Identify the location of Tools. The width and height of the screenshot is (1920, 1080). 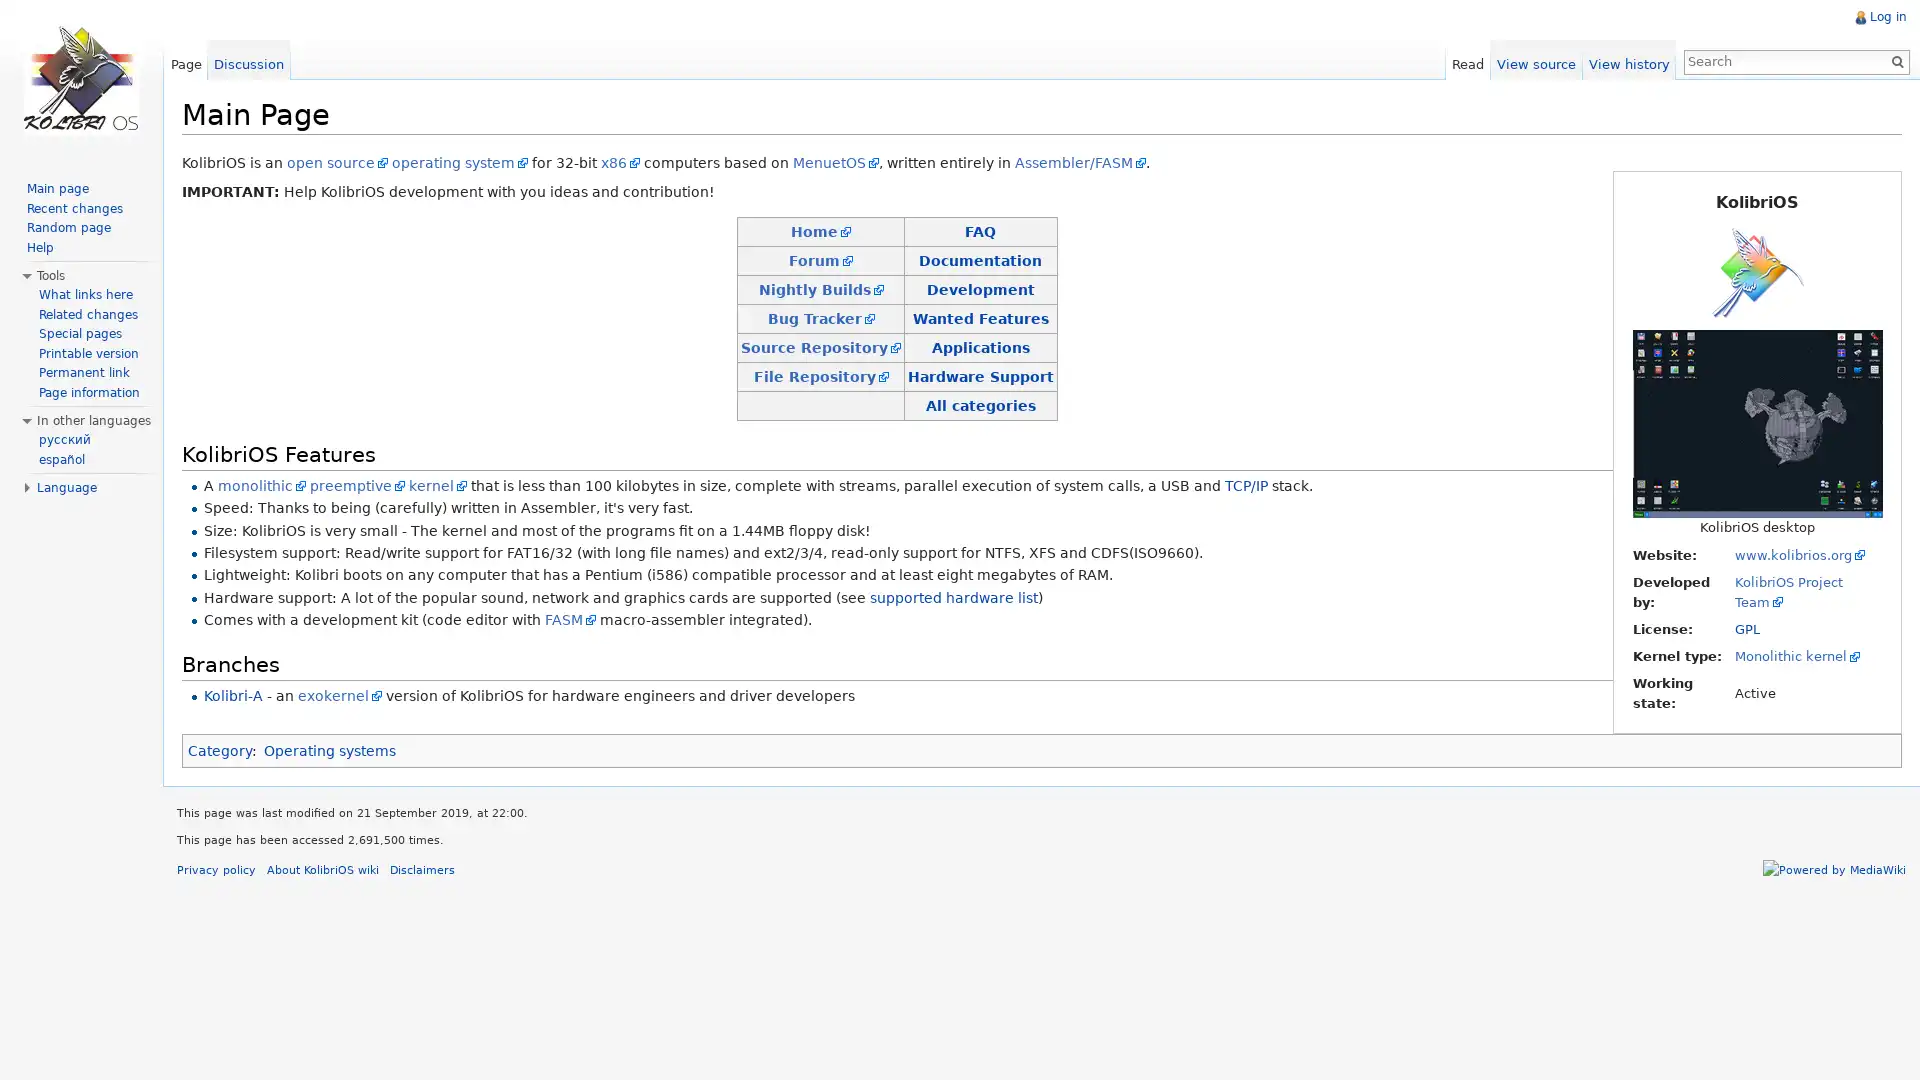
(51, 276).